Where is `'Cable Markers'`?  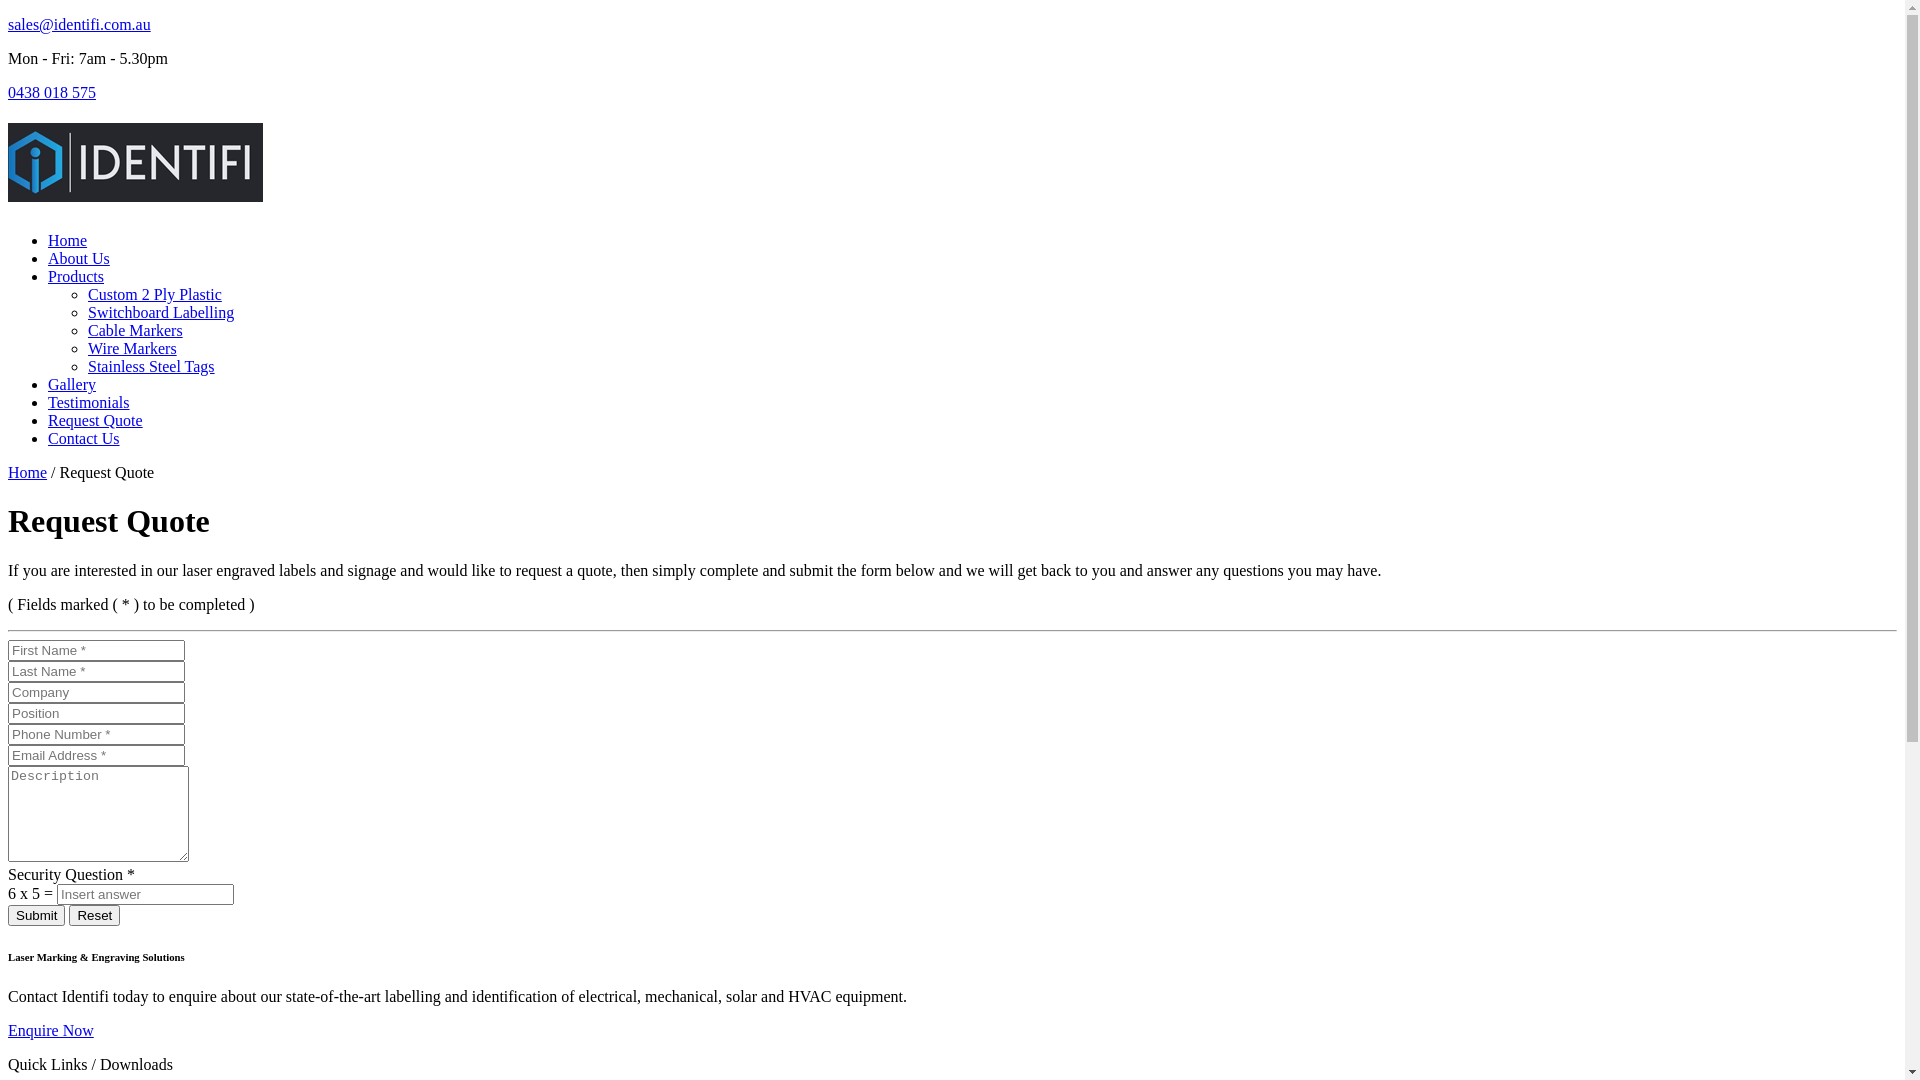 'Cable Markers' is located at coordinates (86, 329).